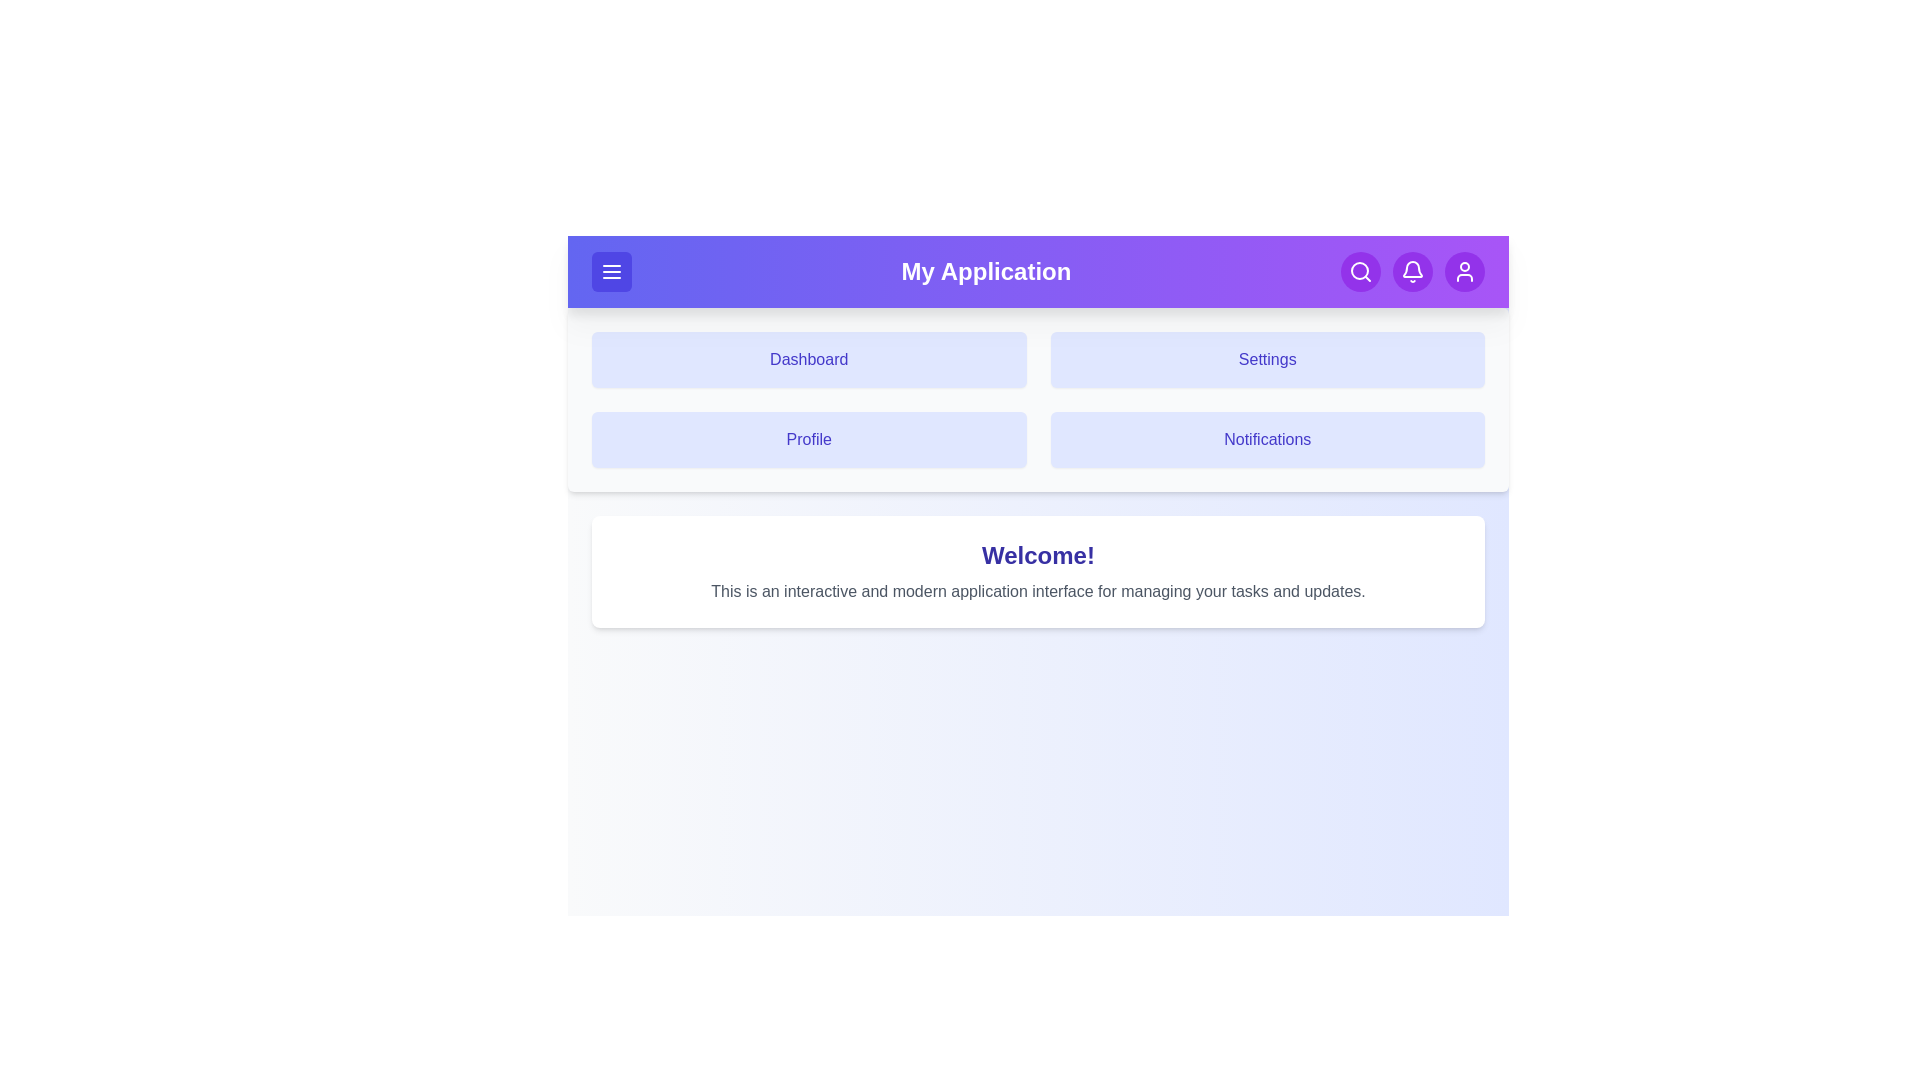  Describe the element at coordinates (1266, 438) in the screenshot. I see `the navigation tile corresponding to Notifications to navigate to that section` at that location.